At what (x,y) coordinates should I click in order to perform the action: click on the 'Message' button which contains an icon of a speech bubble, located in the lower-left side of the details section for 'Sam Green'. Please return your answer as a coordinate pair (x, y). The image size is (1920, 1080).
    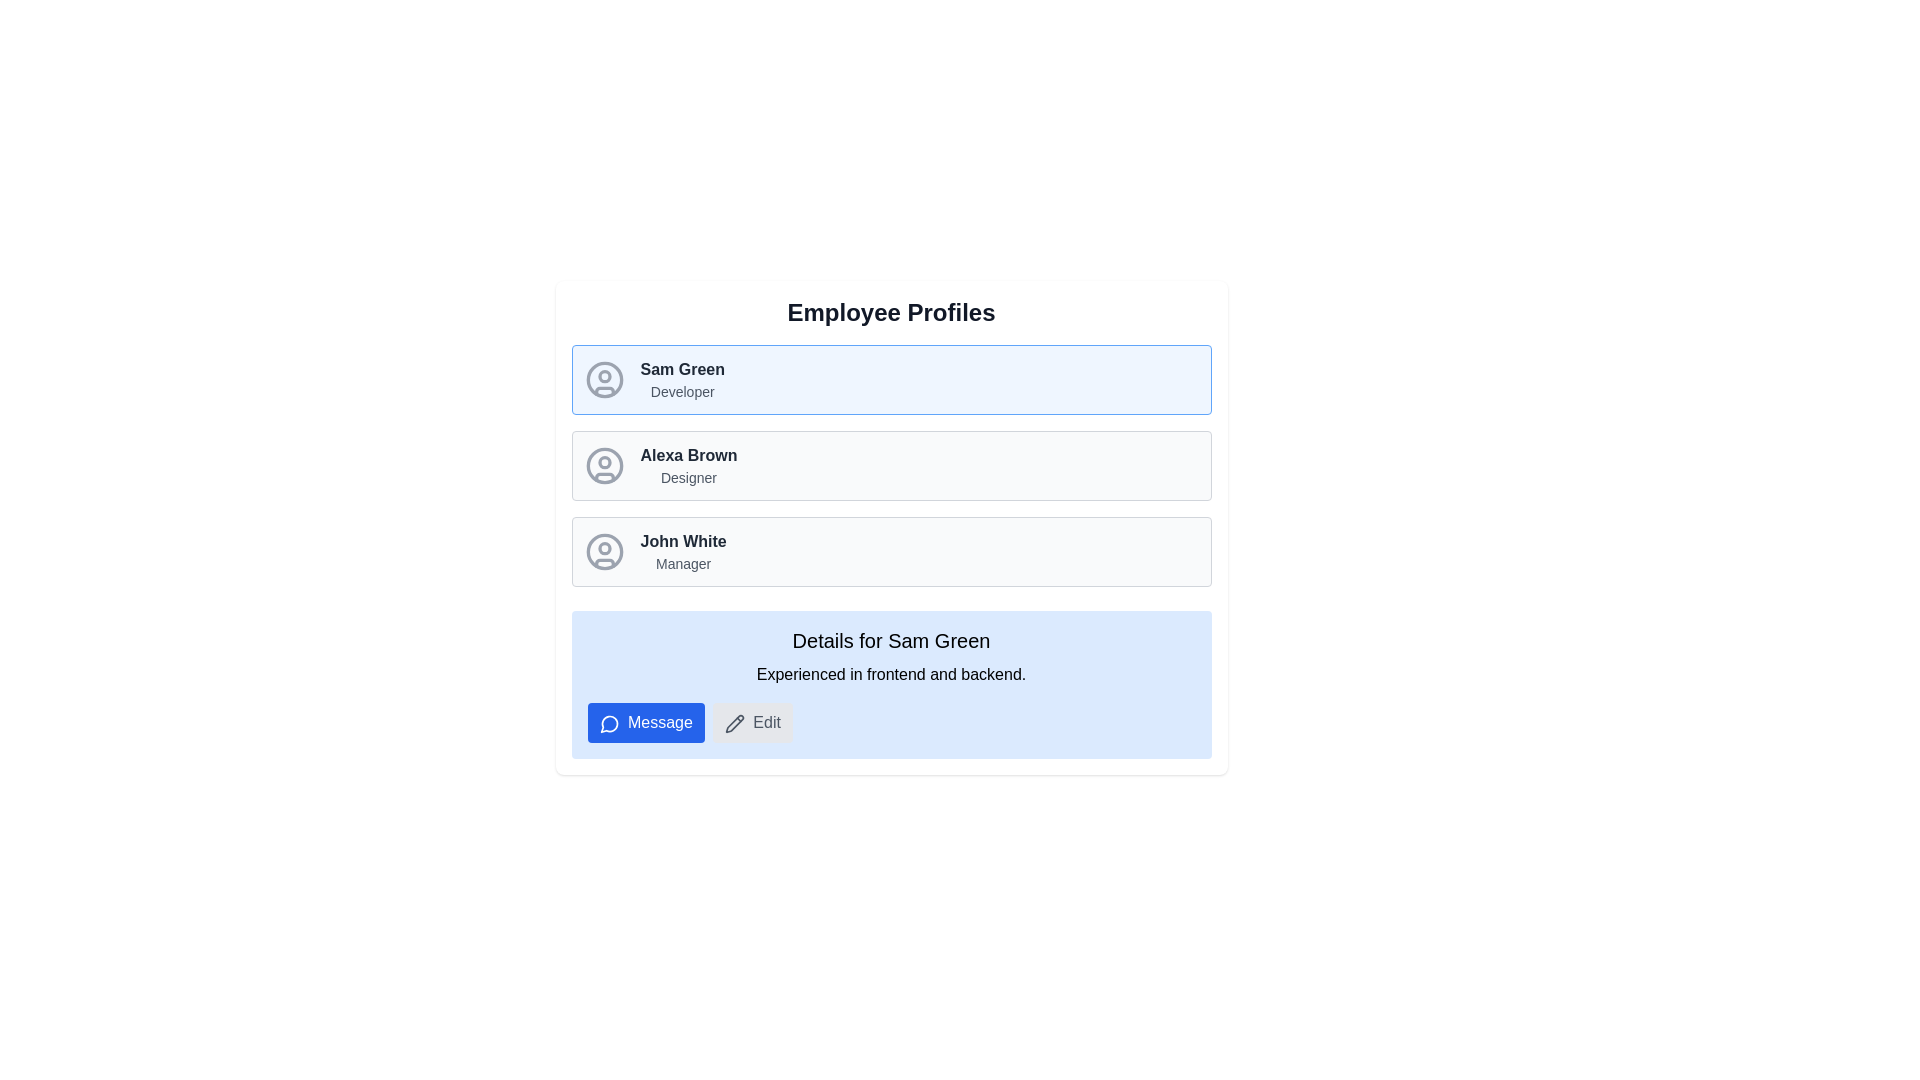
    Looking at the image, I should click on (608, 724).